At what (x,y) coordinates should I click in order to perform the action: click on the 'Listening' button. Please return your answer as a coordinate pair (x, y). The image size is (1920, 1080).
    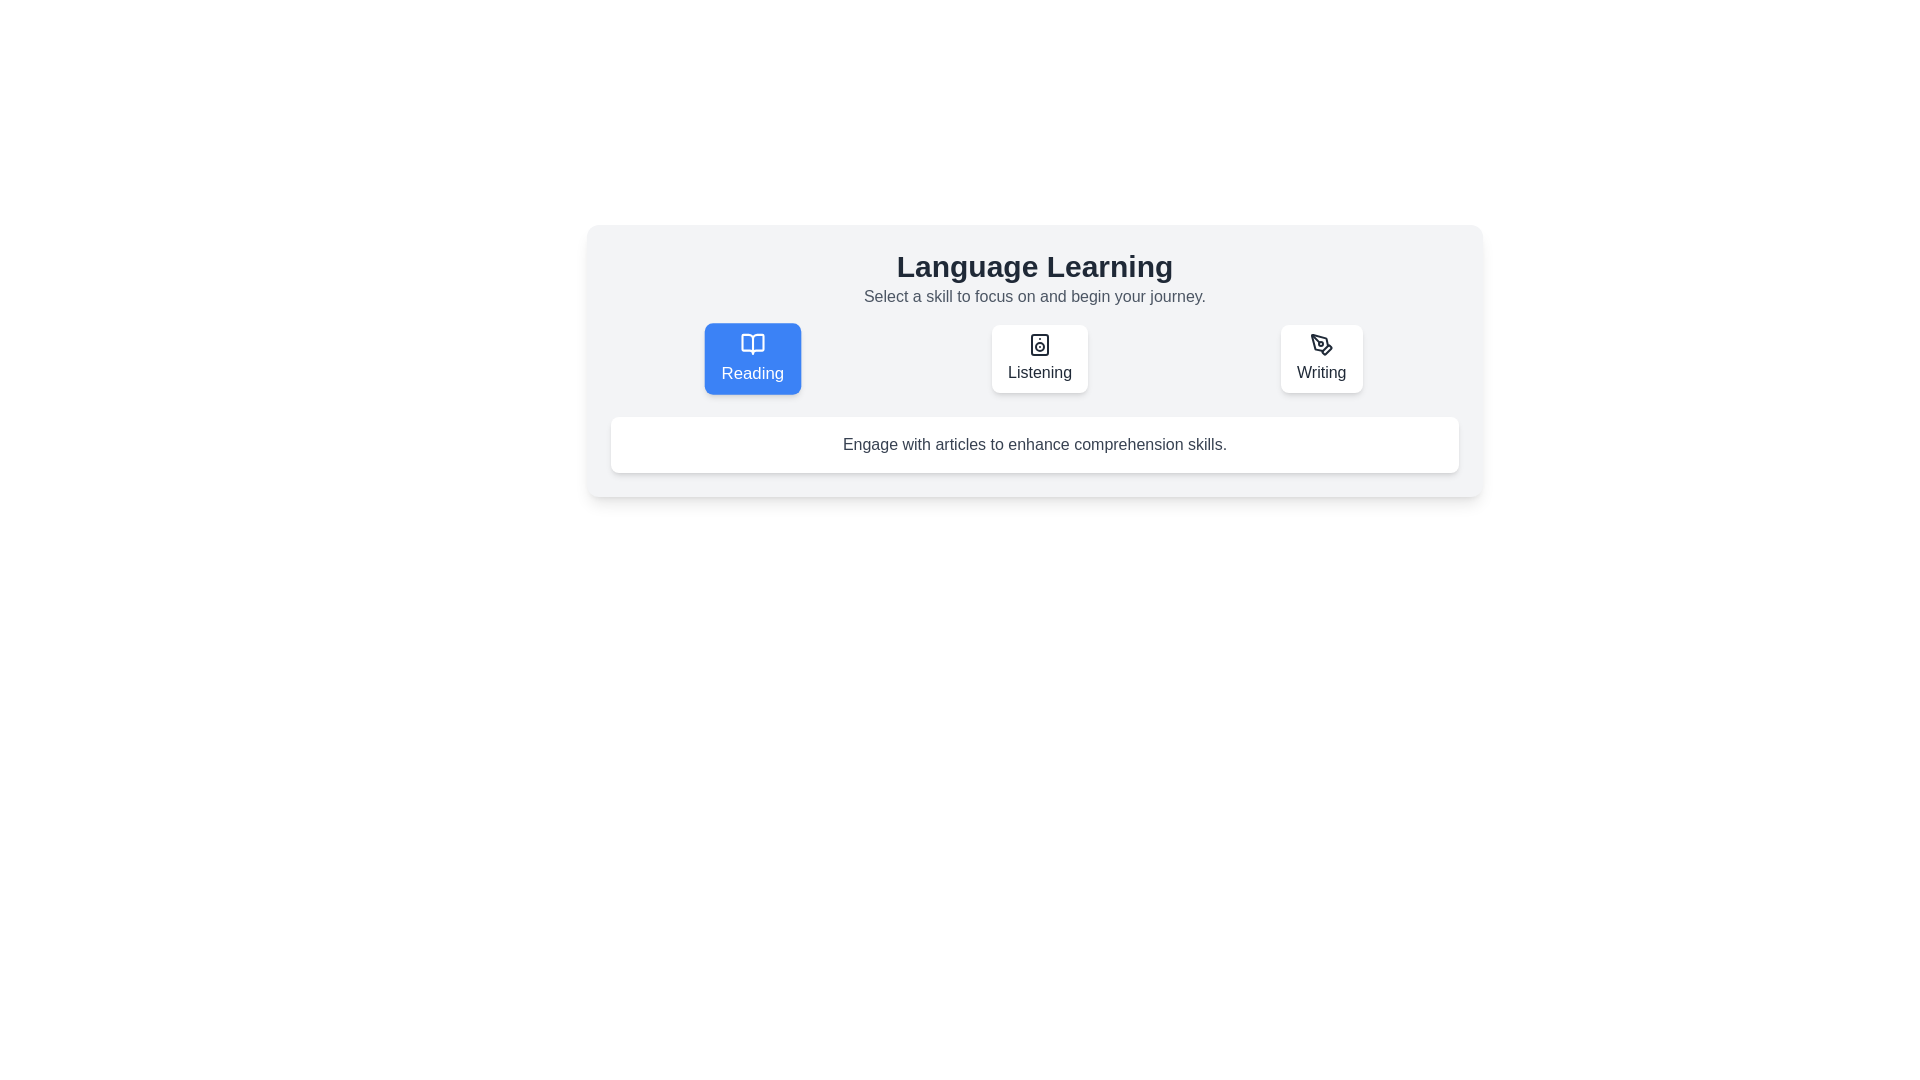
    Looking at the image, I should click on (1040, 357).